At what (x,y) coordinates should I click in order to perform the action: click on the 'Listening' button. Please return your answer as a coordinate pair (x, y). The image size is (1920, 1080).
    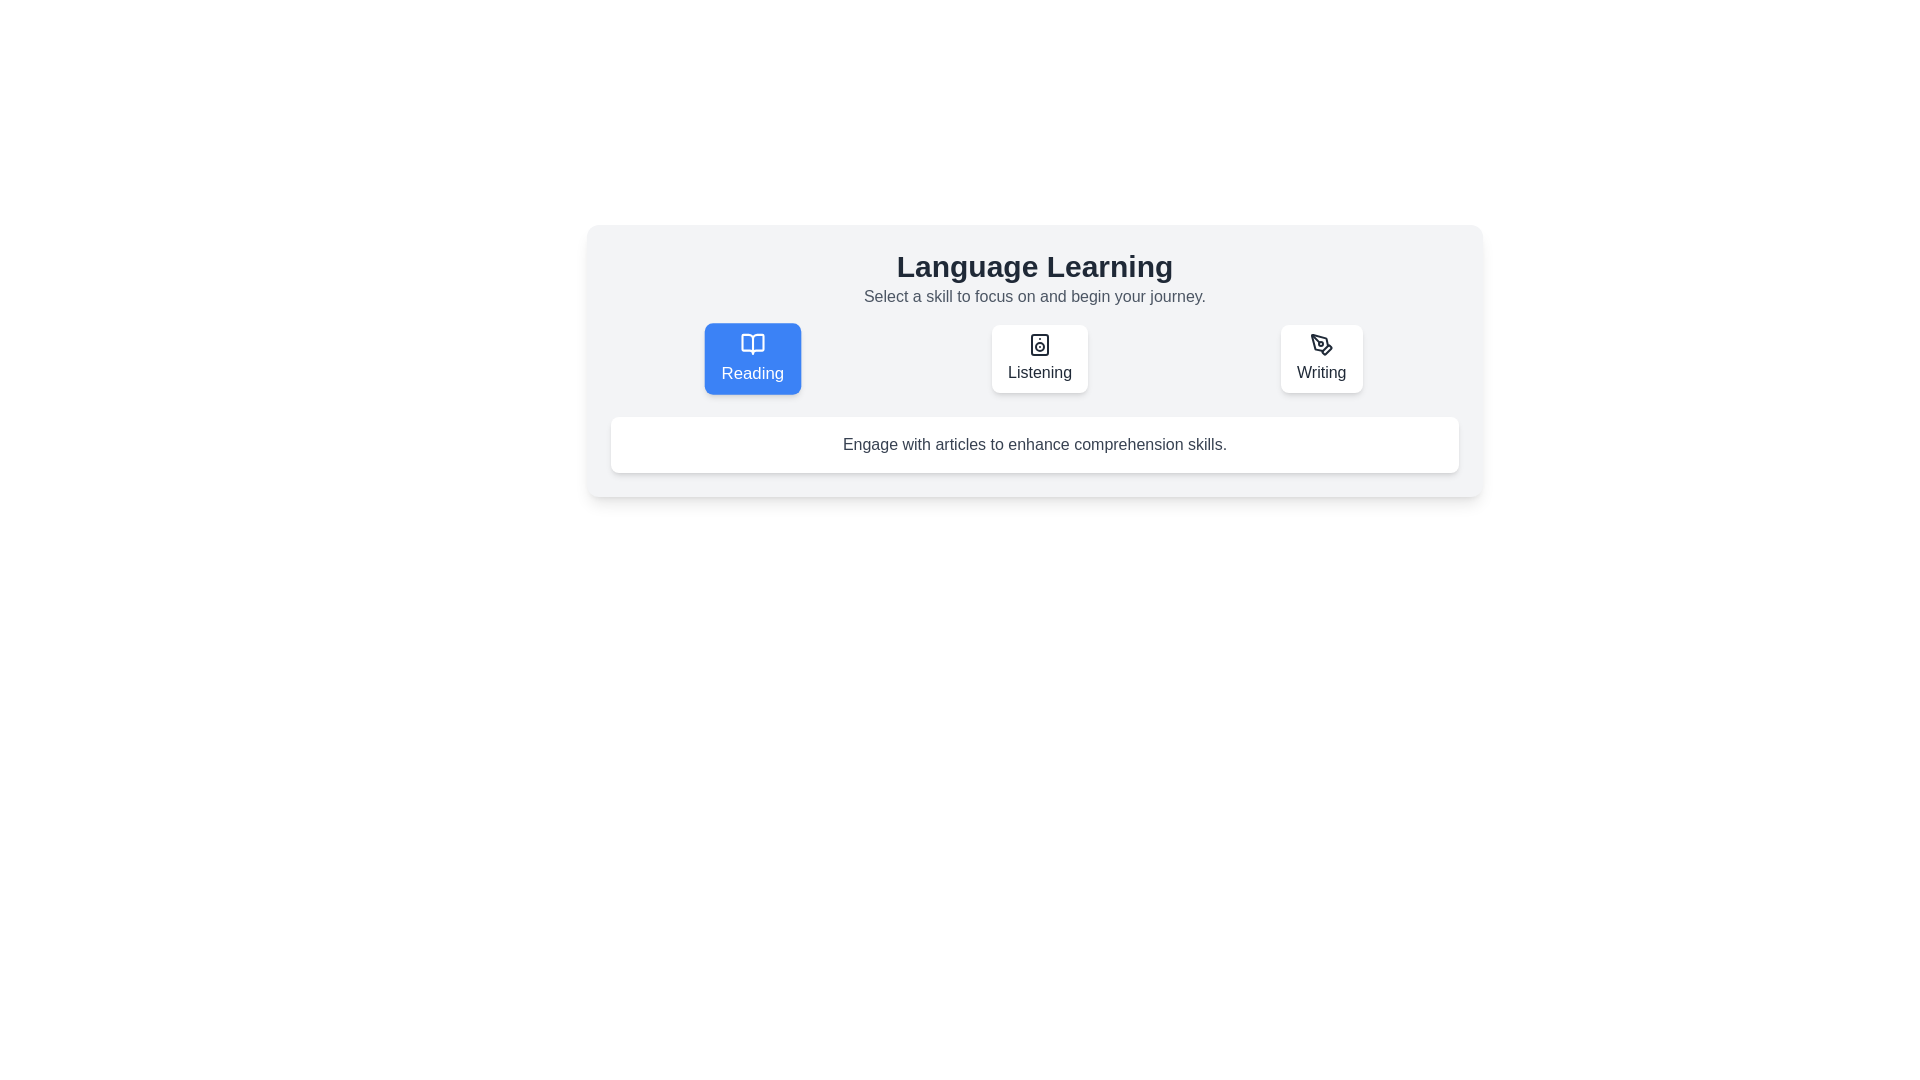
    Looking at the image, I should click on (1040, 357).